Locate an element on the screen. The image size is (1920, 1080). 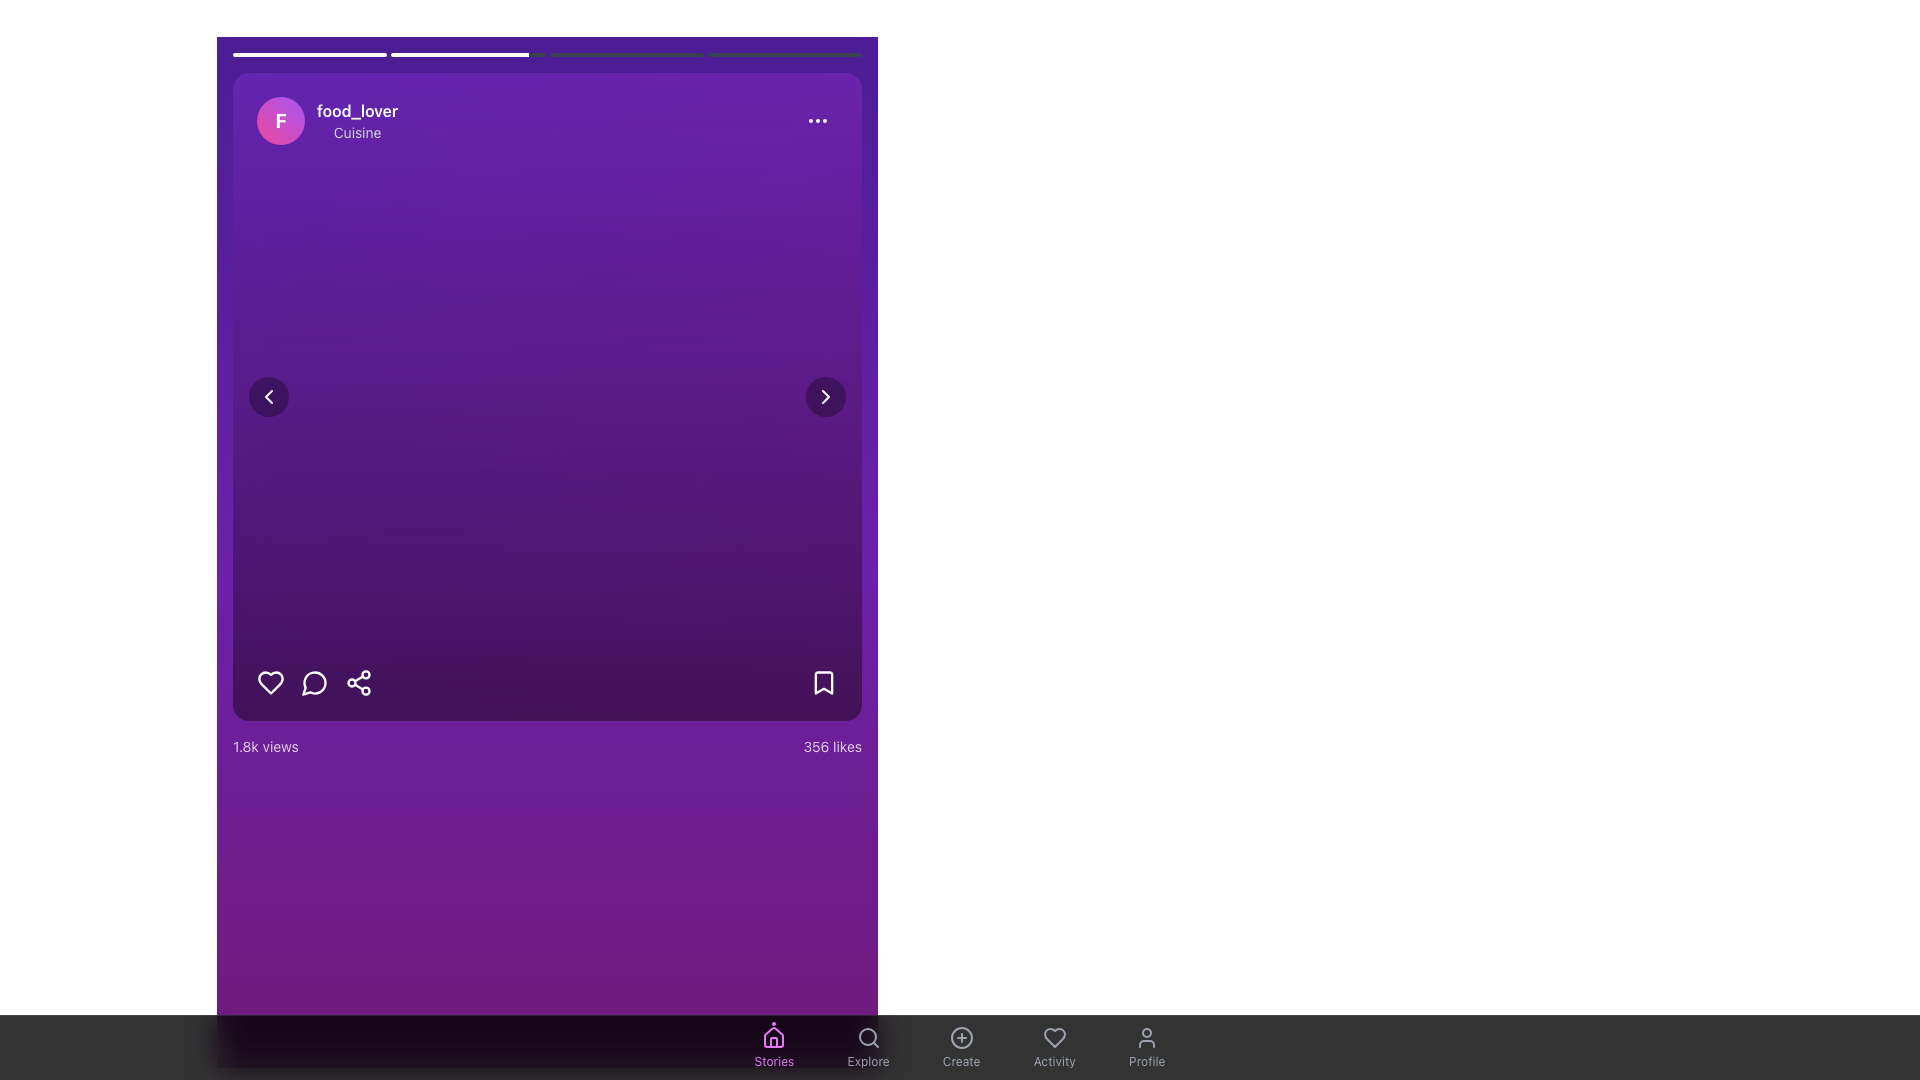
the stylized heart icon located in the lower-left corner of the card-like section of the interface is located at coordinates (1053, 1036).